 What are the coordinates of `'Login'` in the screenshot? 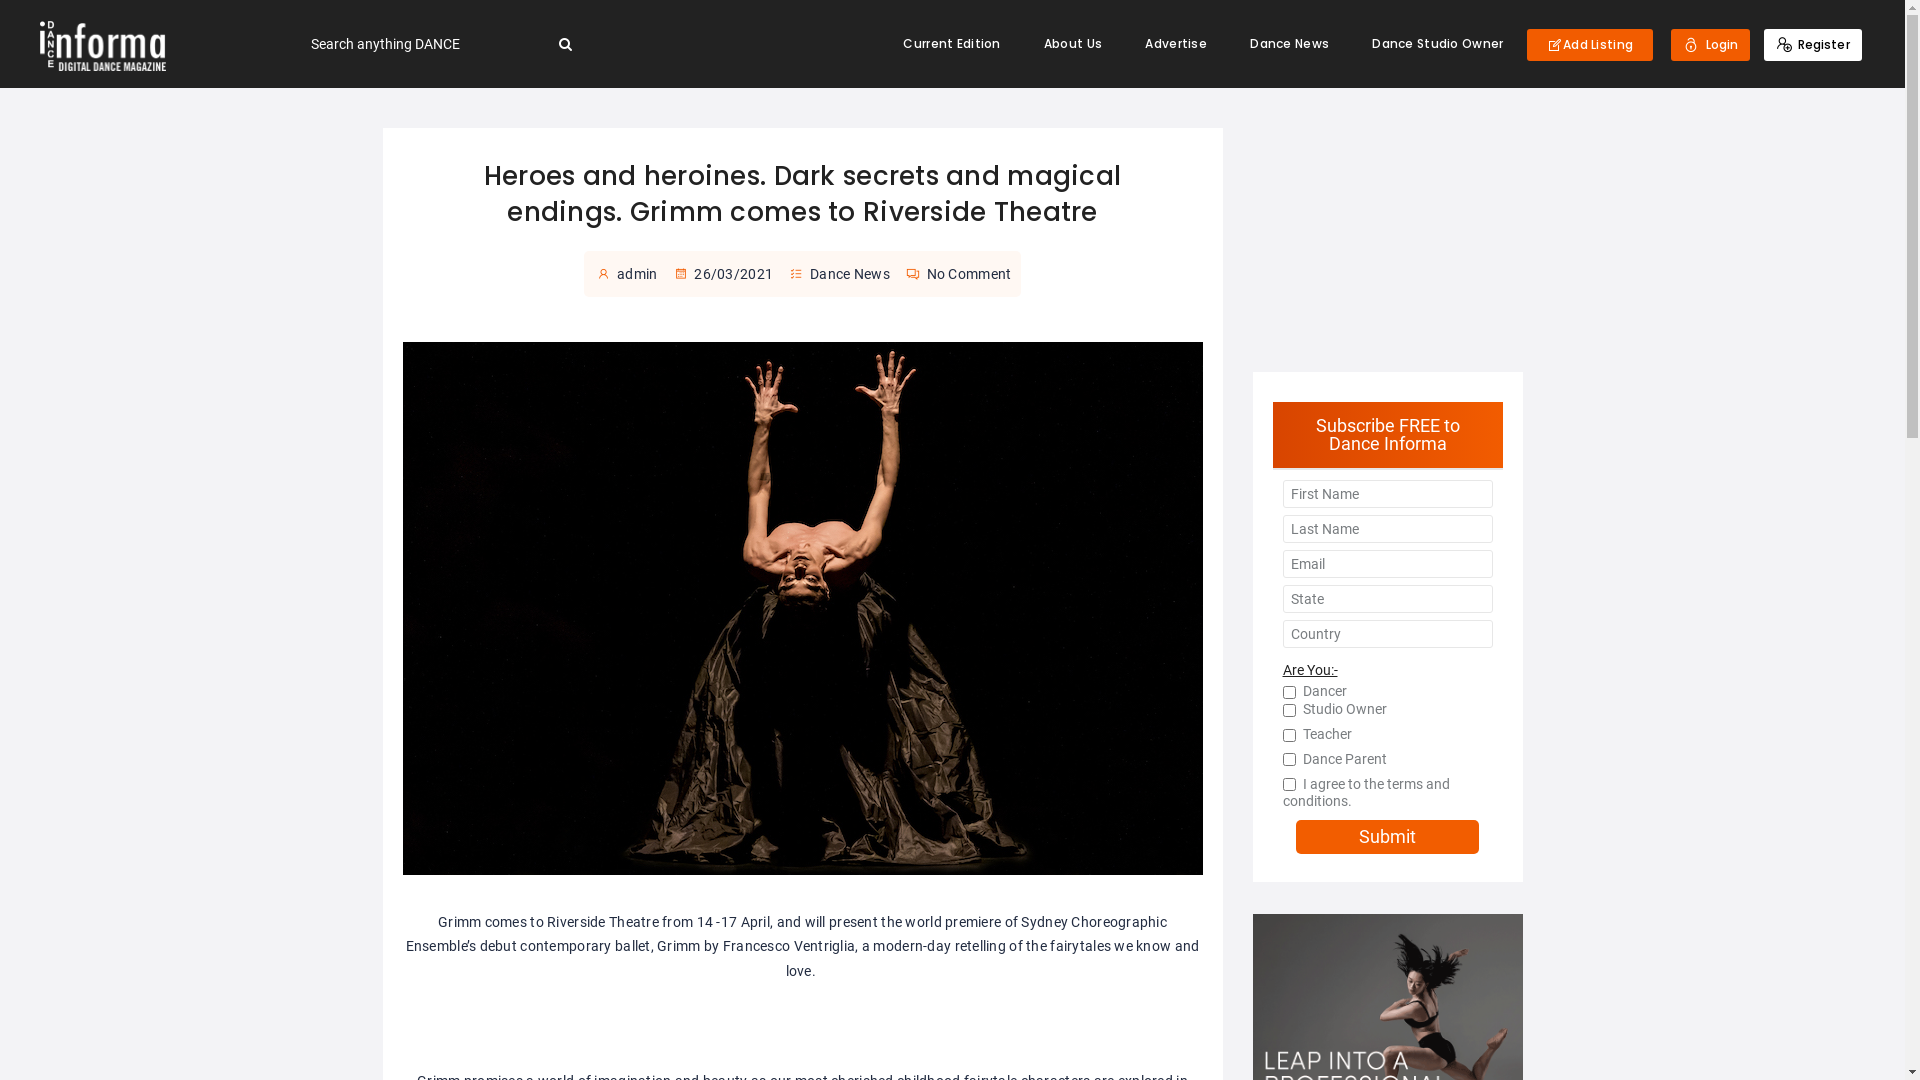 It's located at (1709, 44).